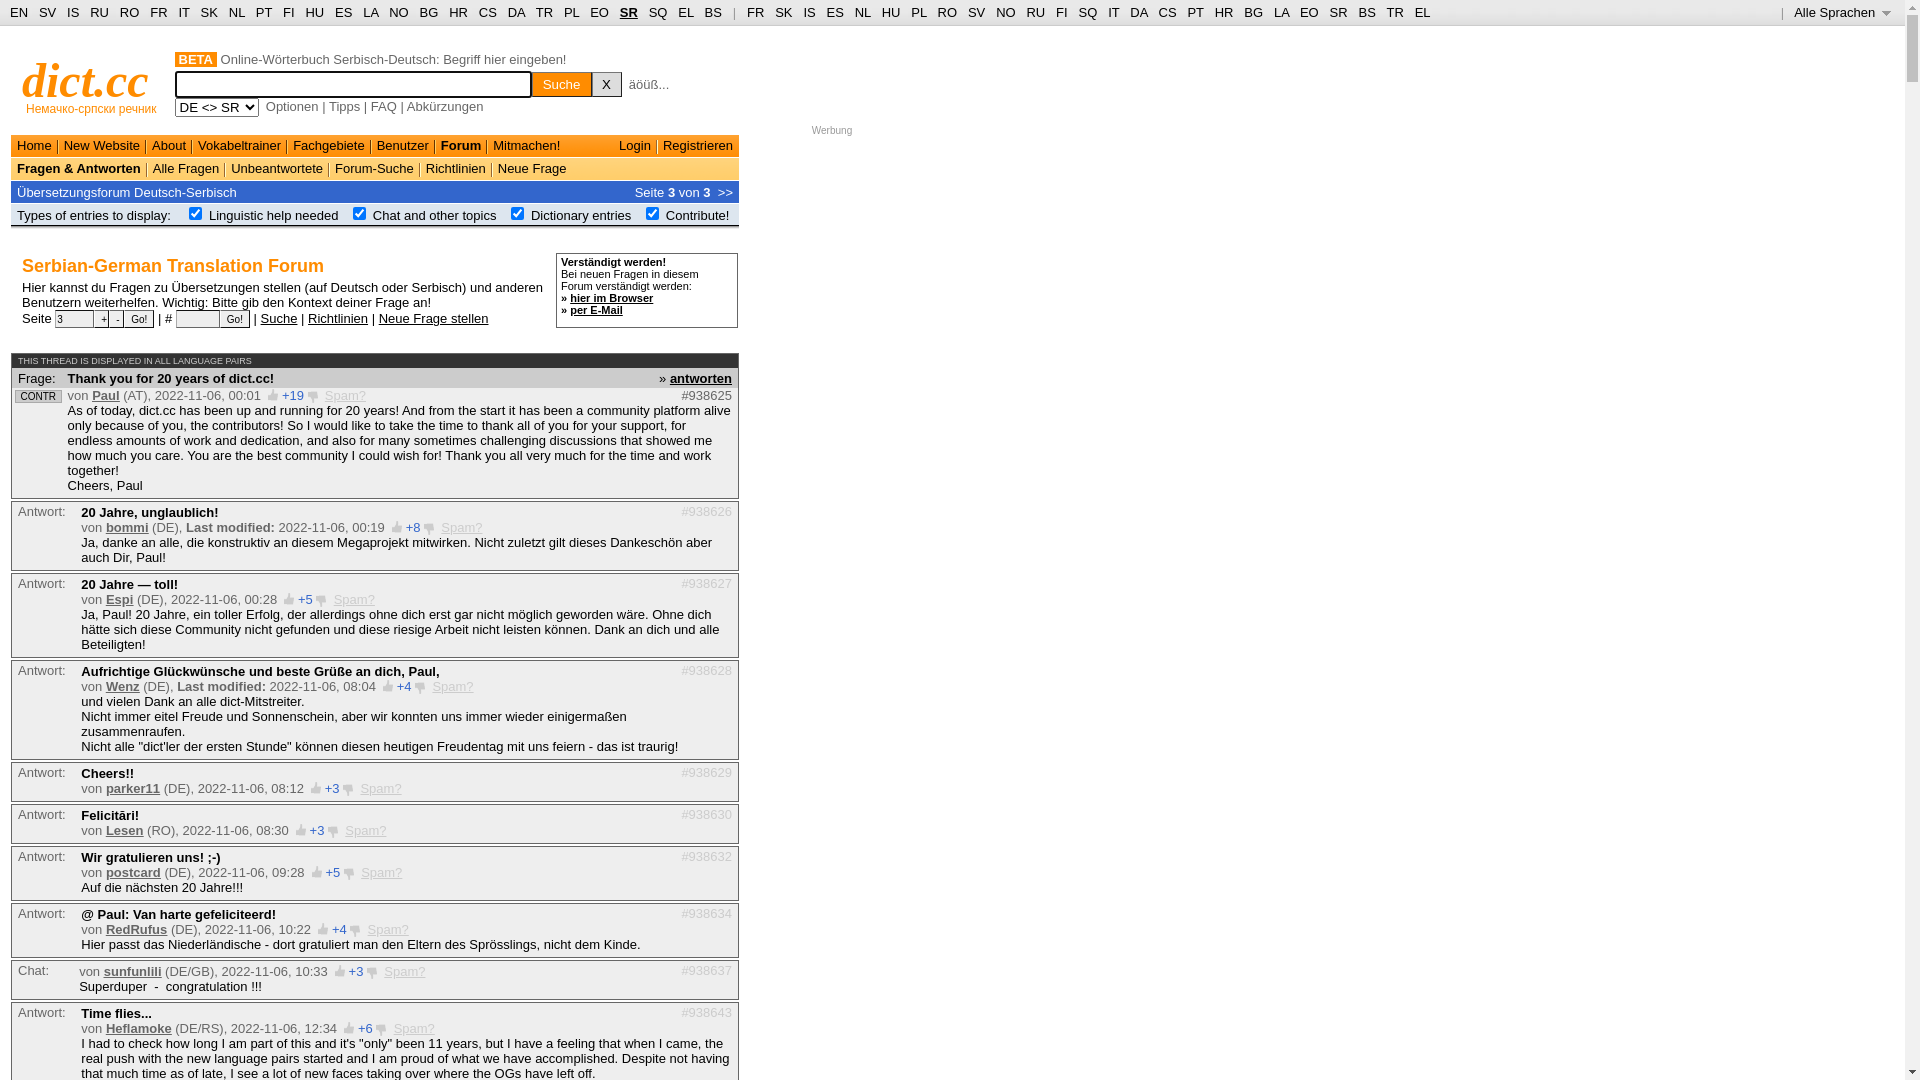  What do you see at coordinates (1026, 12) in the screenshot?
I see `'RU'` at bounding box center [1026, 12].